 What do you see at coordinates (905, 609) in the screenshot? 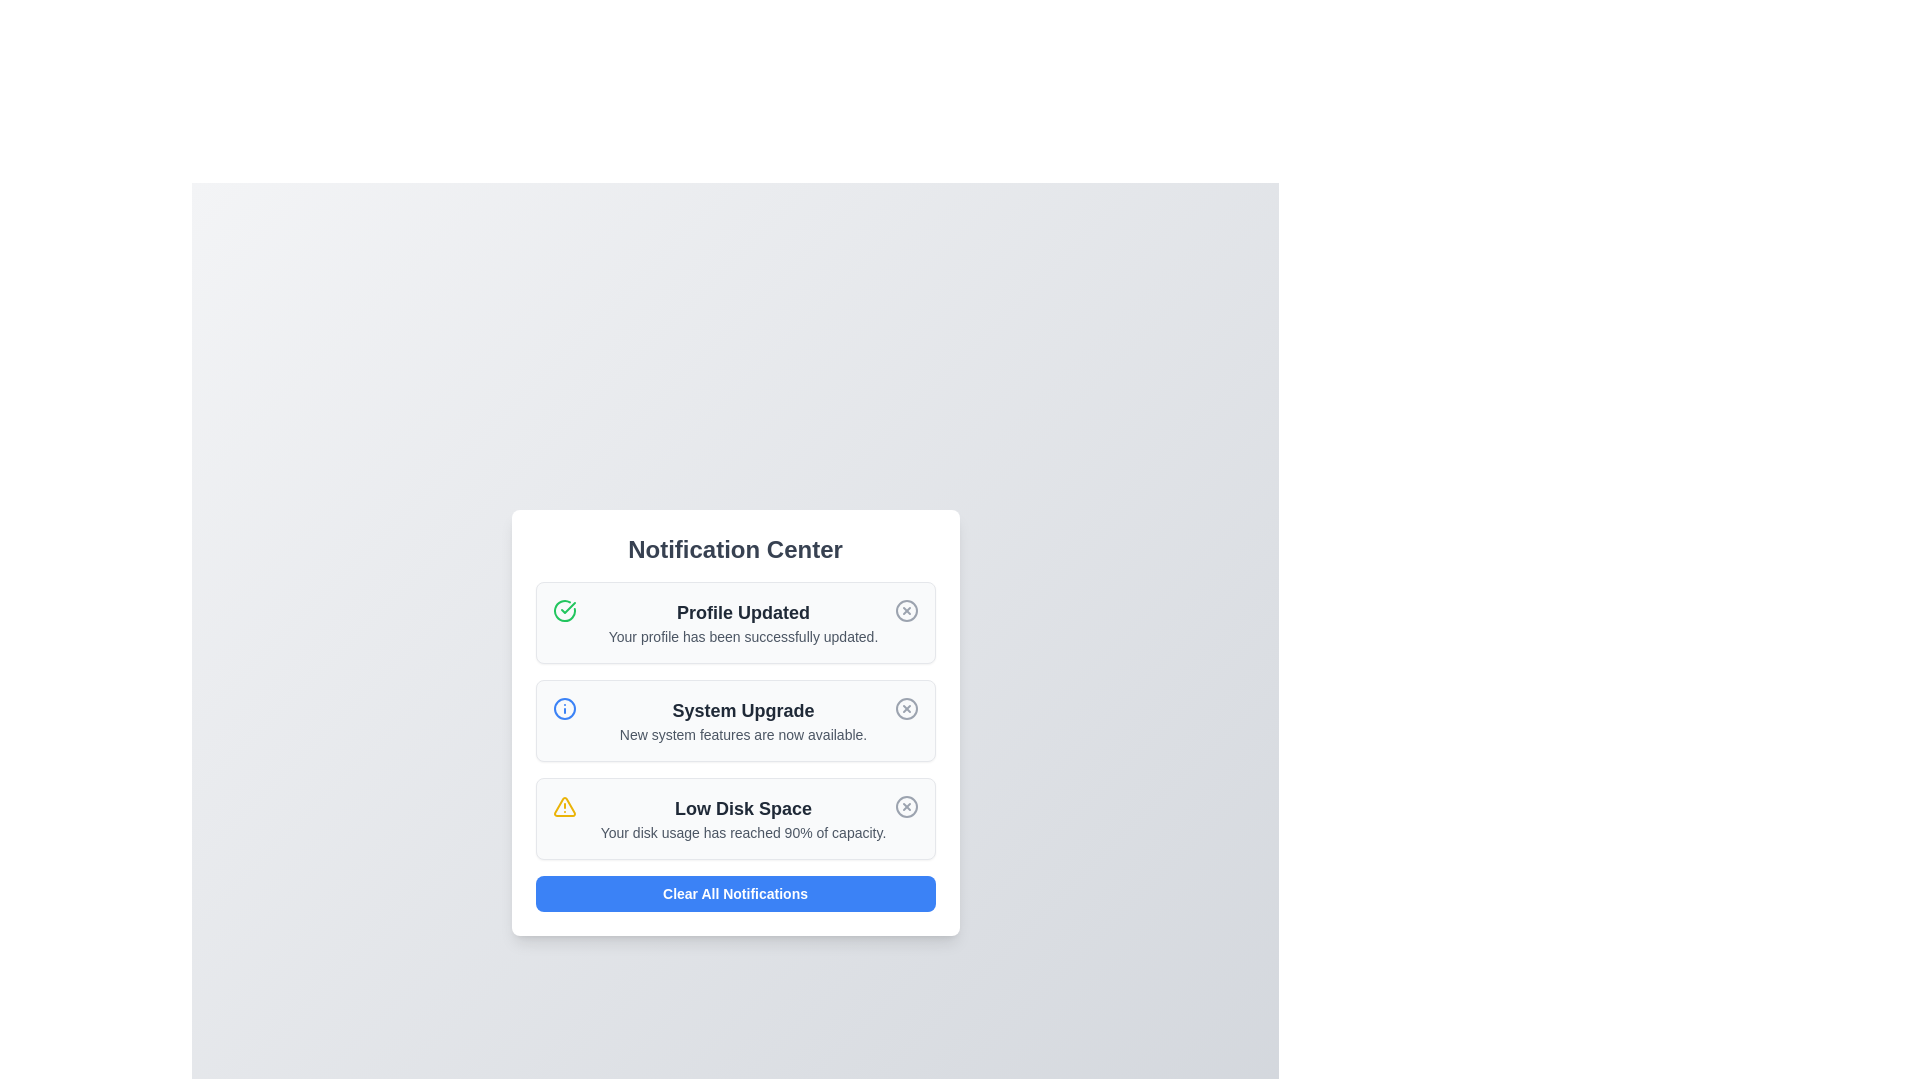
I see `the dismiss icon represented by a circular SVG with a cross mark, located at the rightmost end of the 'Profile Updated' notification banner` at bounding box center [905, 609].